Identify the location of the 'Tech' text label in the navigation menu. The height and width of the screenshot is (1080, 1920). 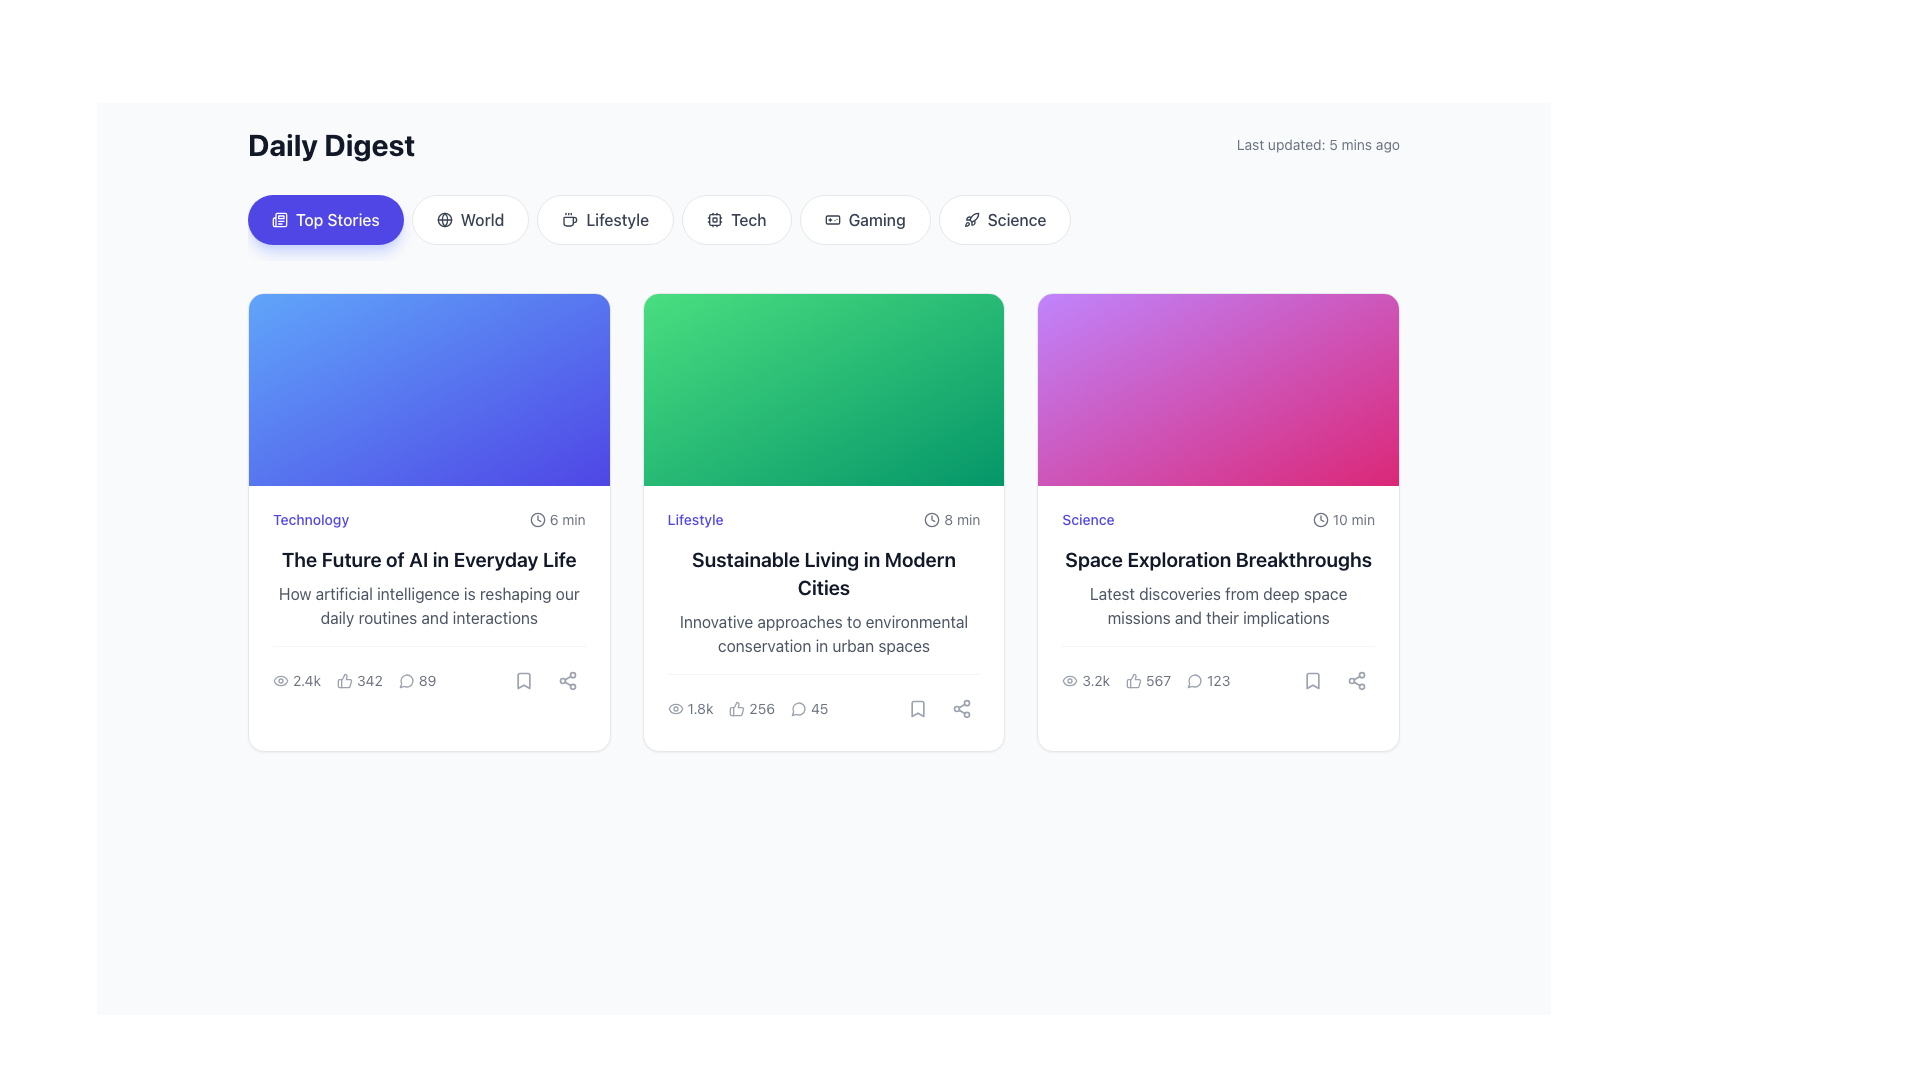
(747, 219).